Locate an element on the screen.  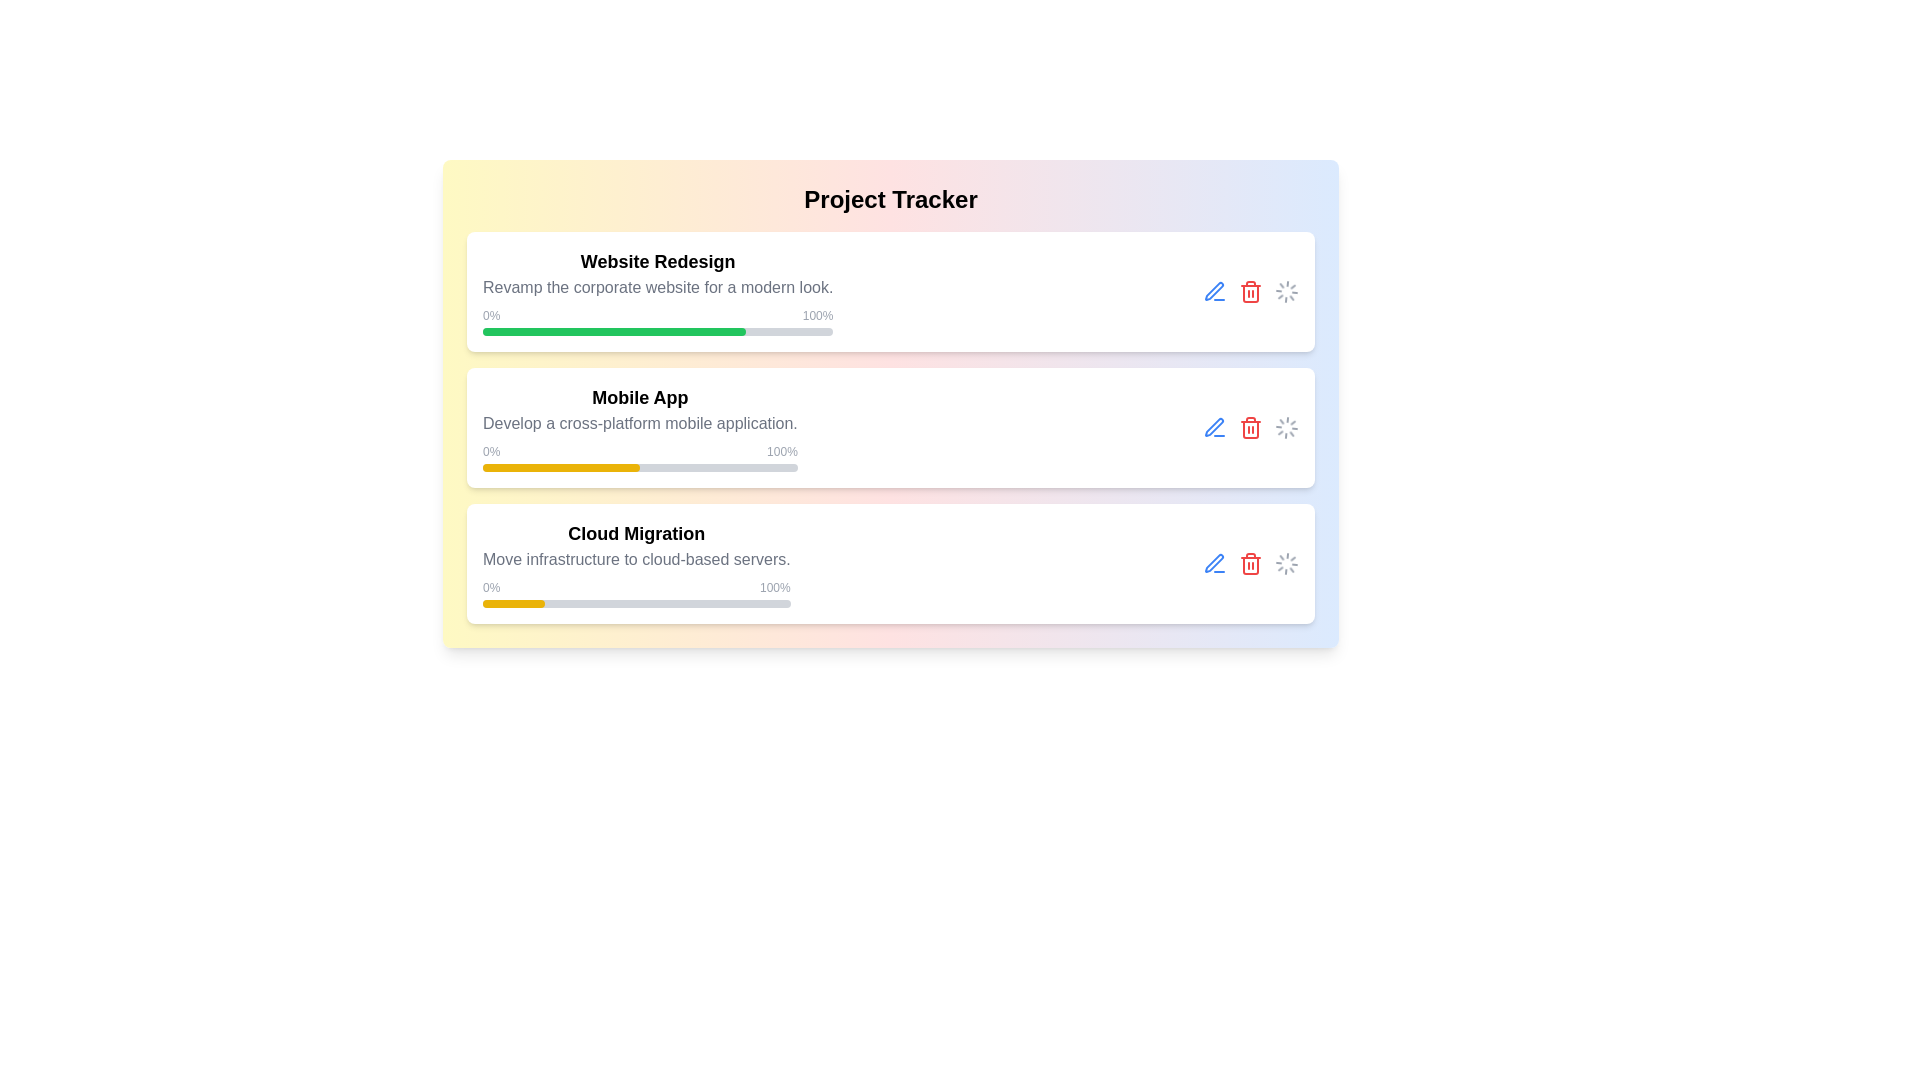
delete button for the project named Mobile App is located at coordinates (1250, 427).